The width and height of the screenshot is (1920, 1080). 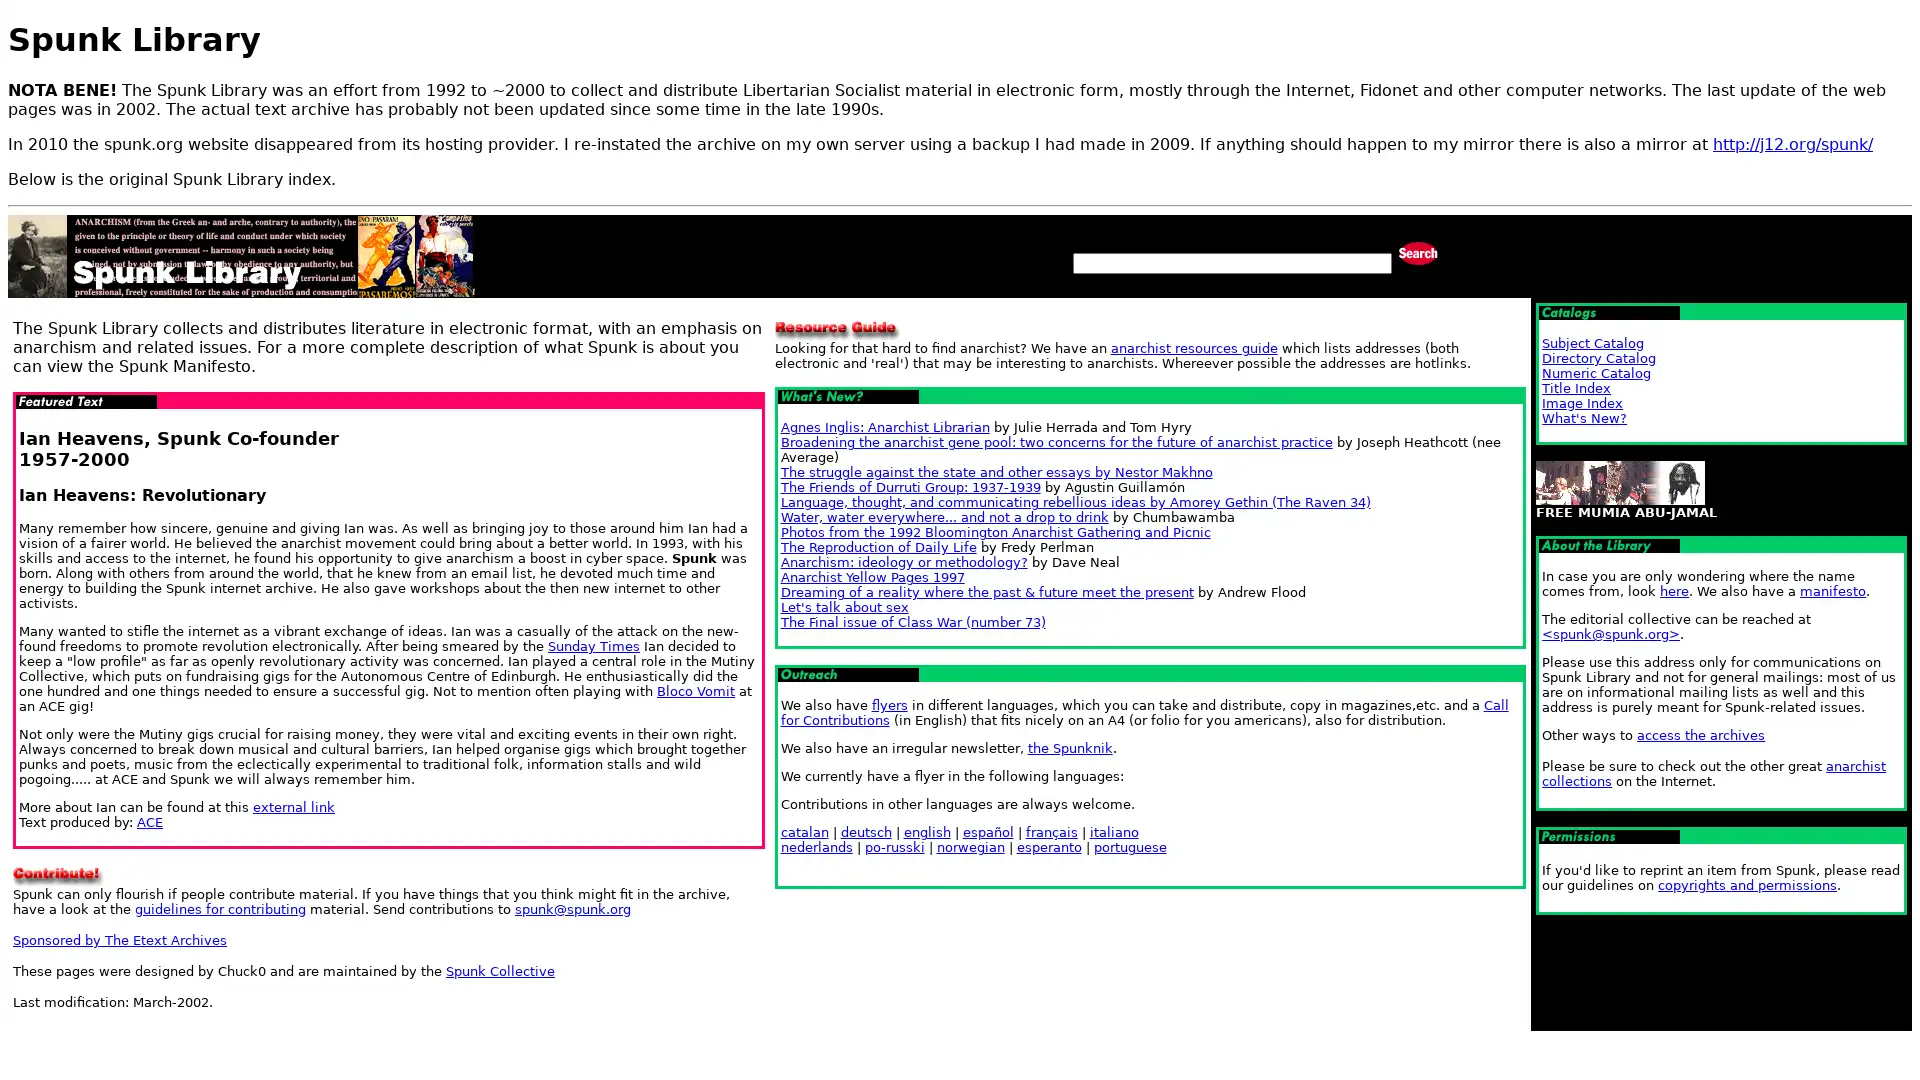 What do you see at coordinates (1416, 251) in the screenshot?
I see `Search` at bounding box center [1416, 251].